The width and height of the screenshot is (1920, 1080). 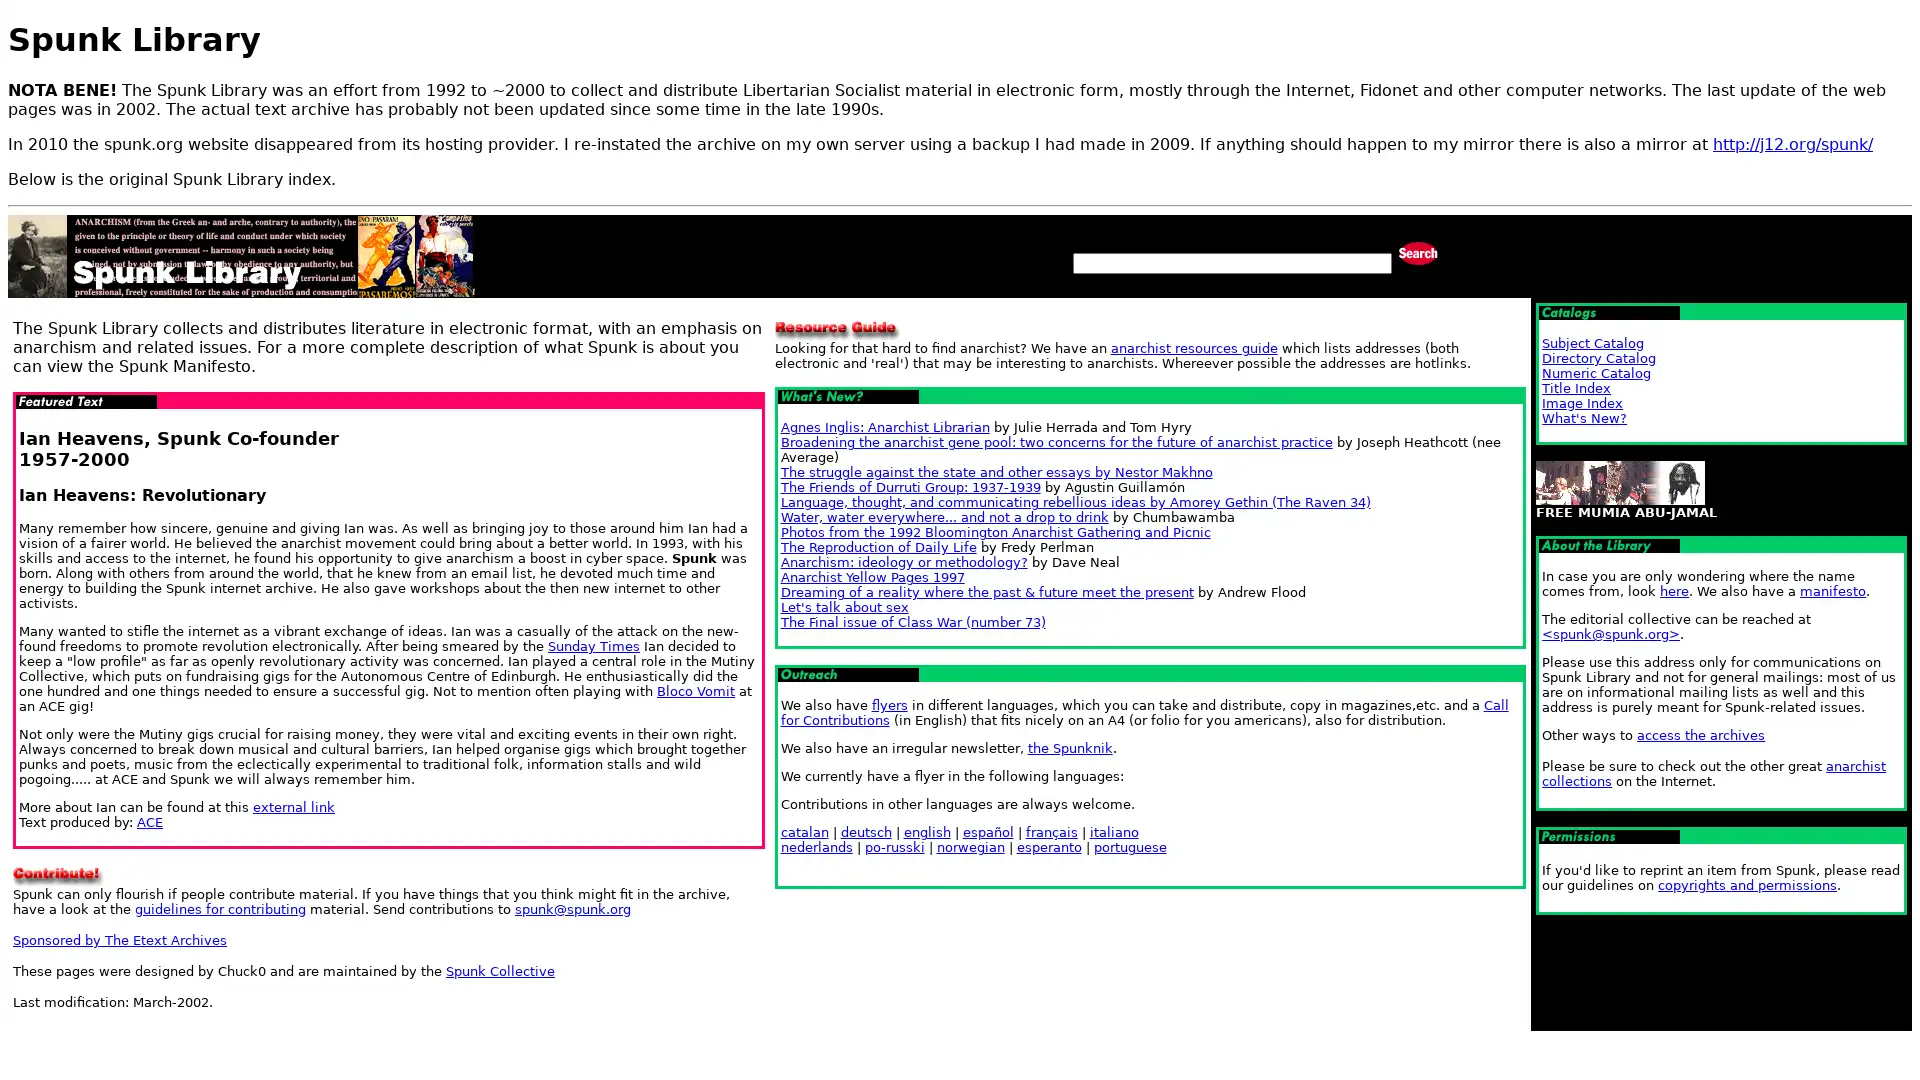 What do you see at coordinates (1416, 251) in the screenshot?
I see `Search` at bounding box center [1416, 251].